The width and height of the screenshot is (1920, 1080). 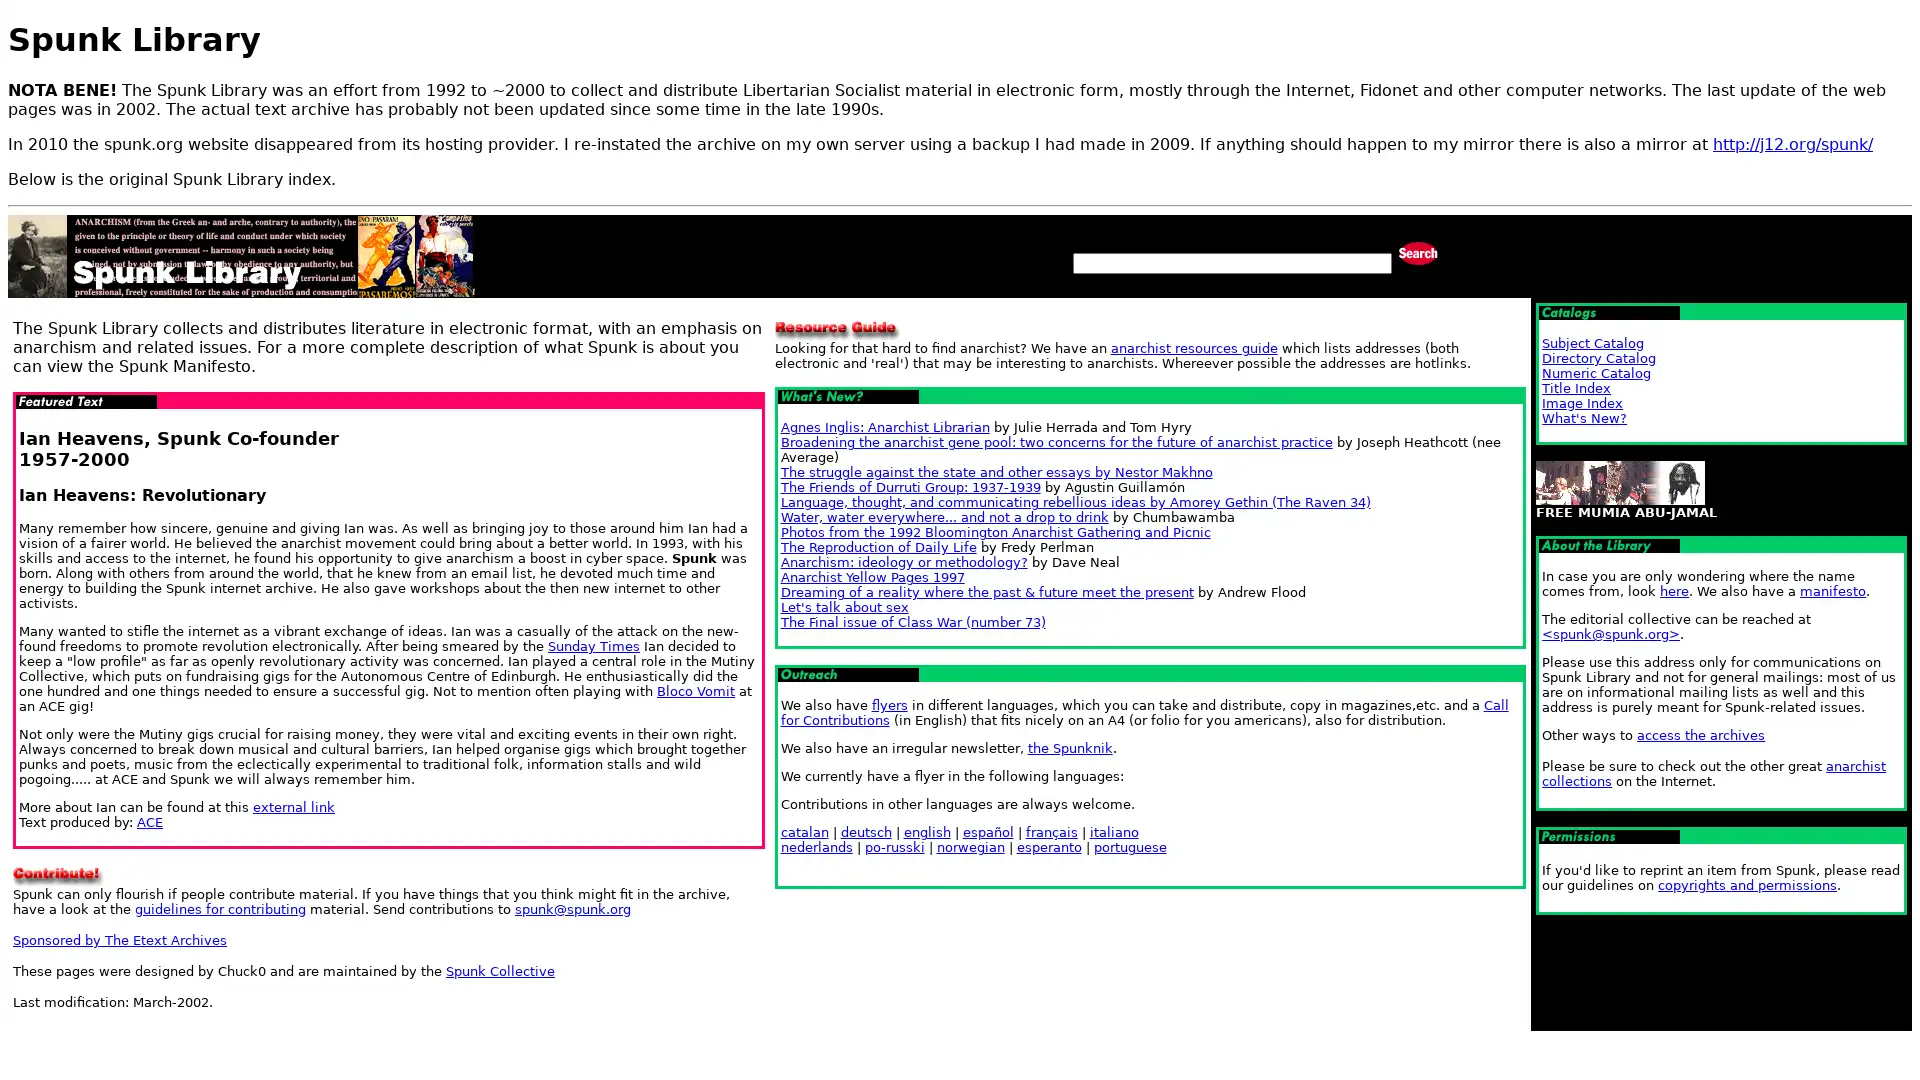 What do you see at coordinates (1416, 251) in the screenshot?
I see `Search` at bounding box center [1416, 251].